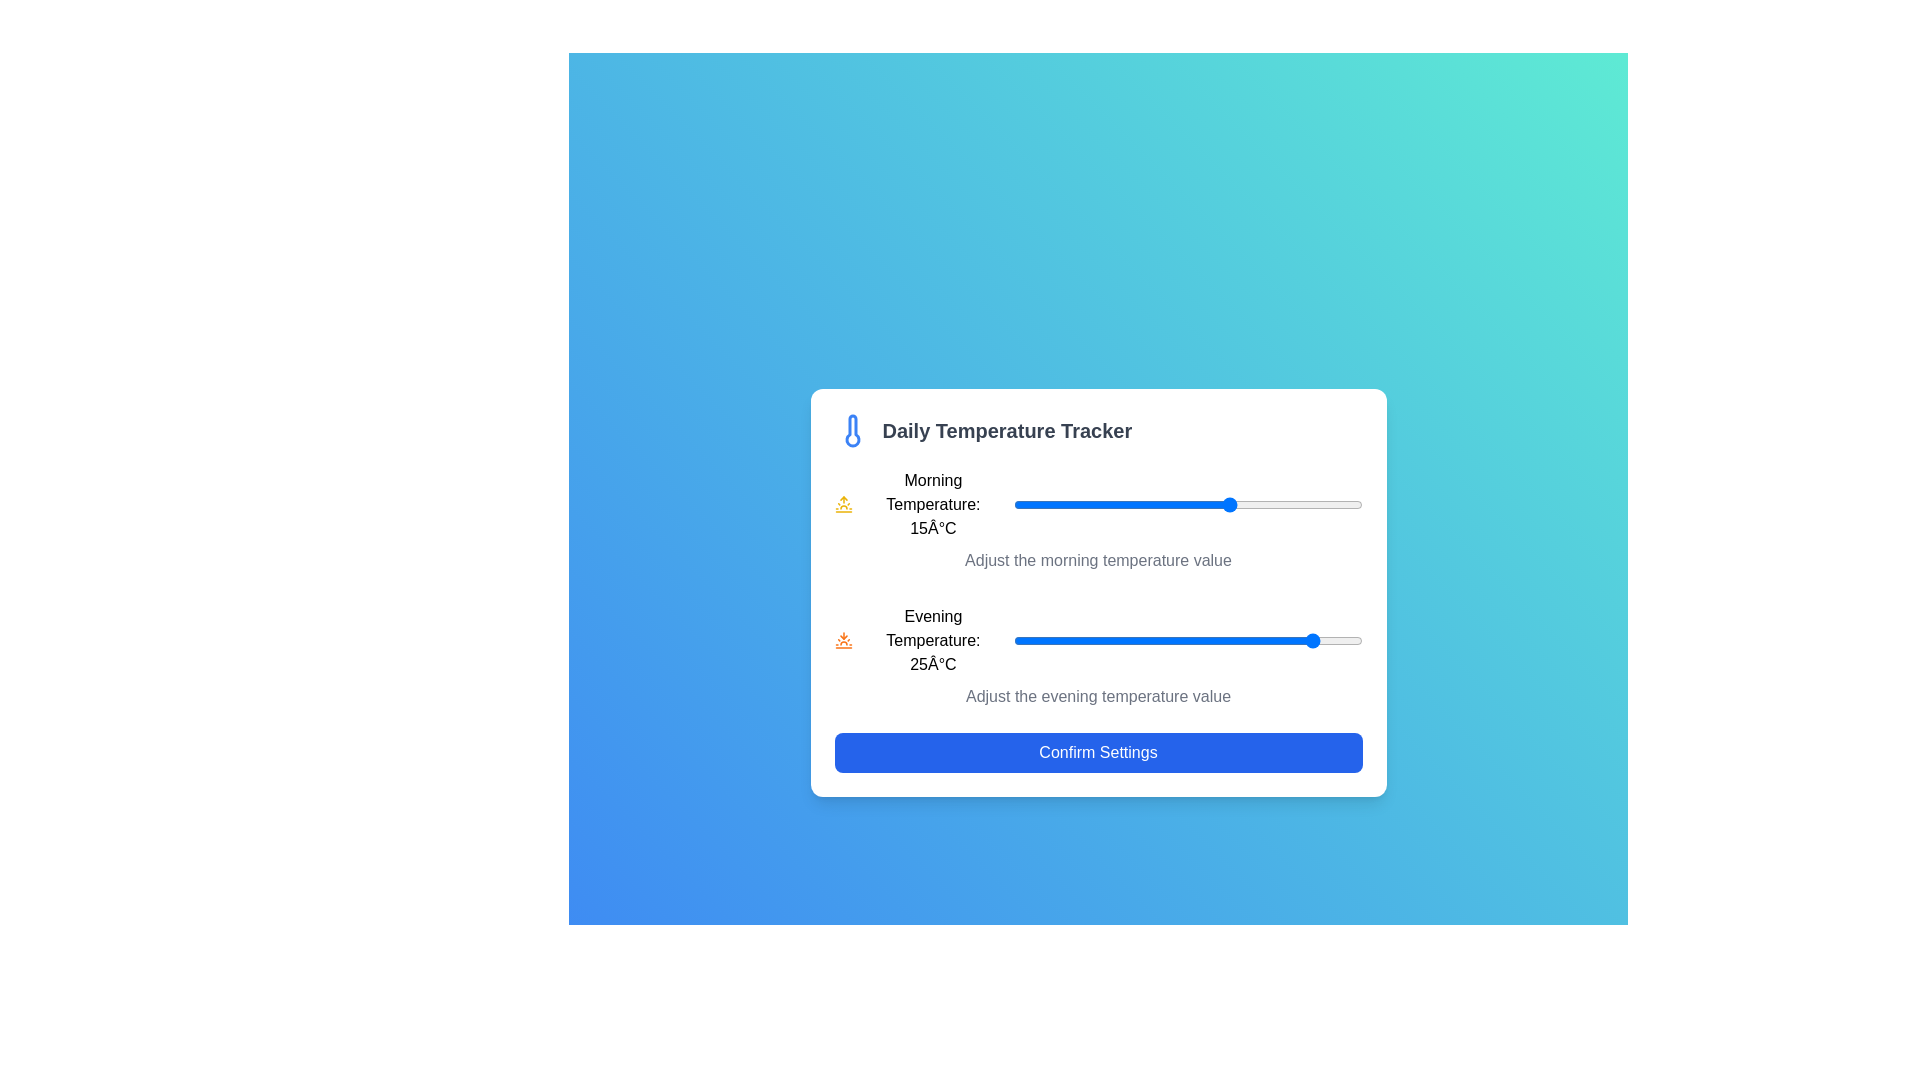  What do you see at coordinates (1256, 640) in the screenshot?
I see `the evening temperature slider to 18°C` at bounding box center [1256, 640].